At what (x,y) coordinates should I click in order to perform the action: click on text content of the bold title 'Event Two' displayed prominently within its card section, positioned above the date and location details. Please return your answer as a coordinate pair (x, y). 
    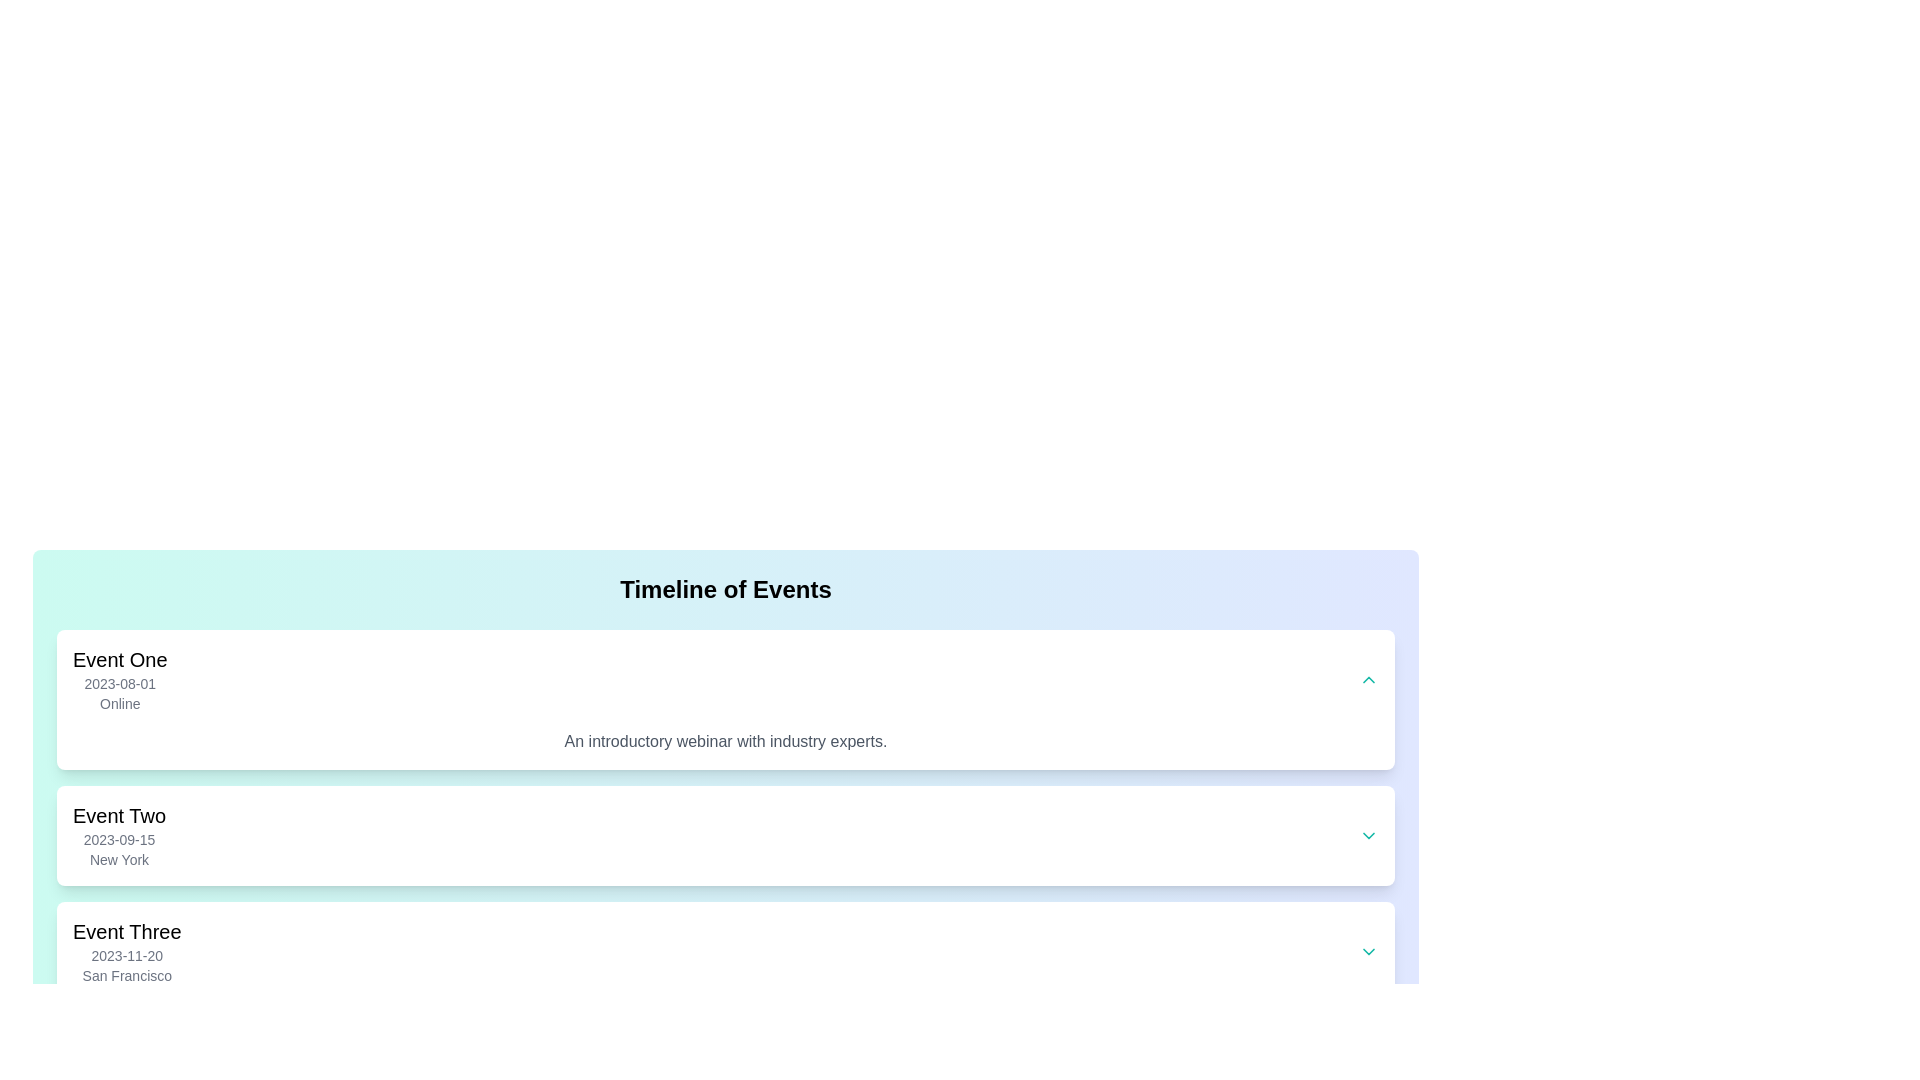
    Looking at the image, I should click on (118, 816).